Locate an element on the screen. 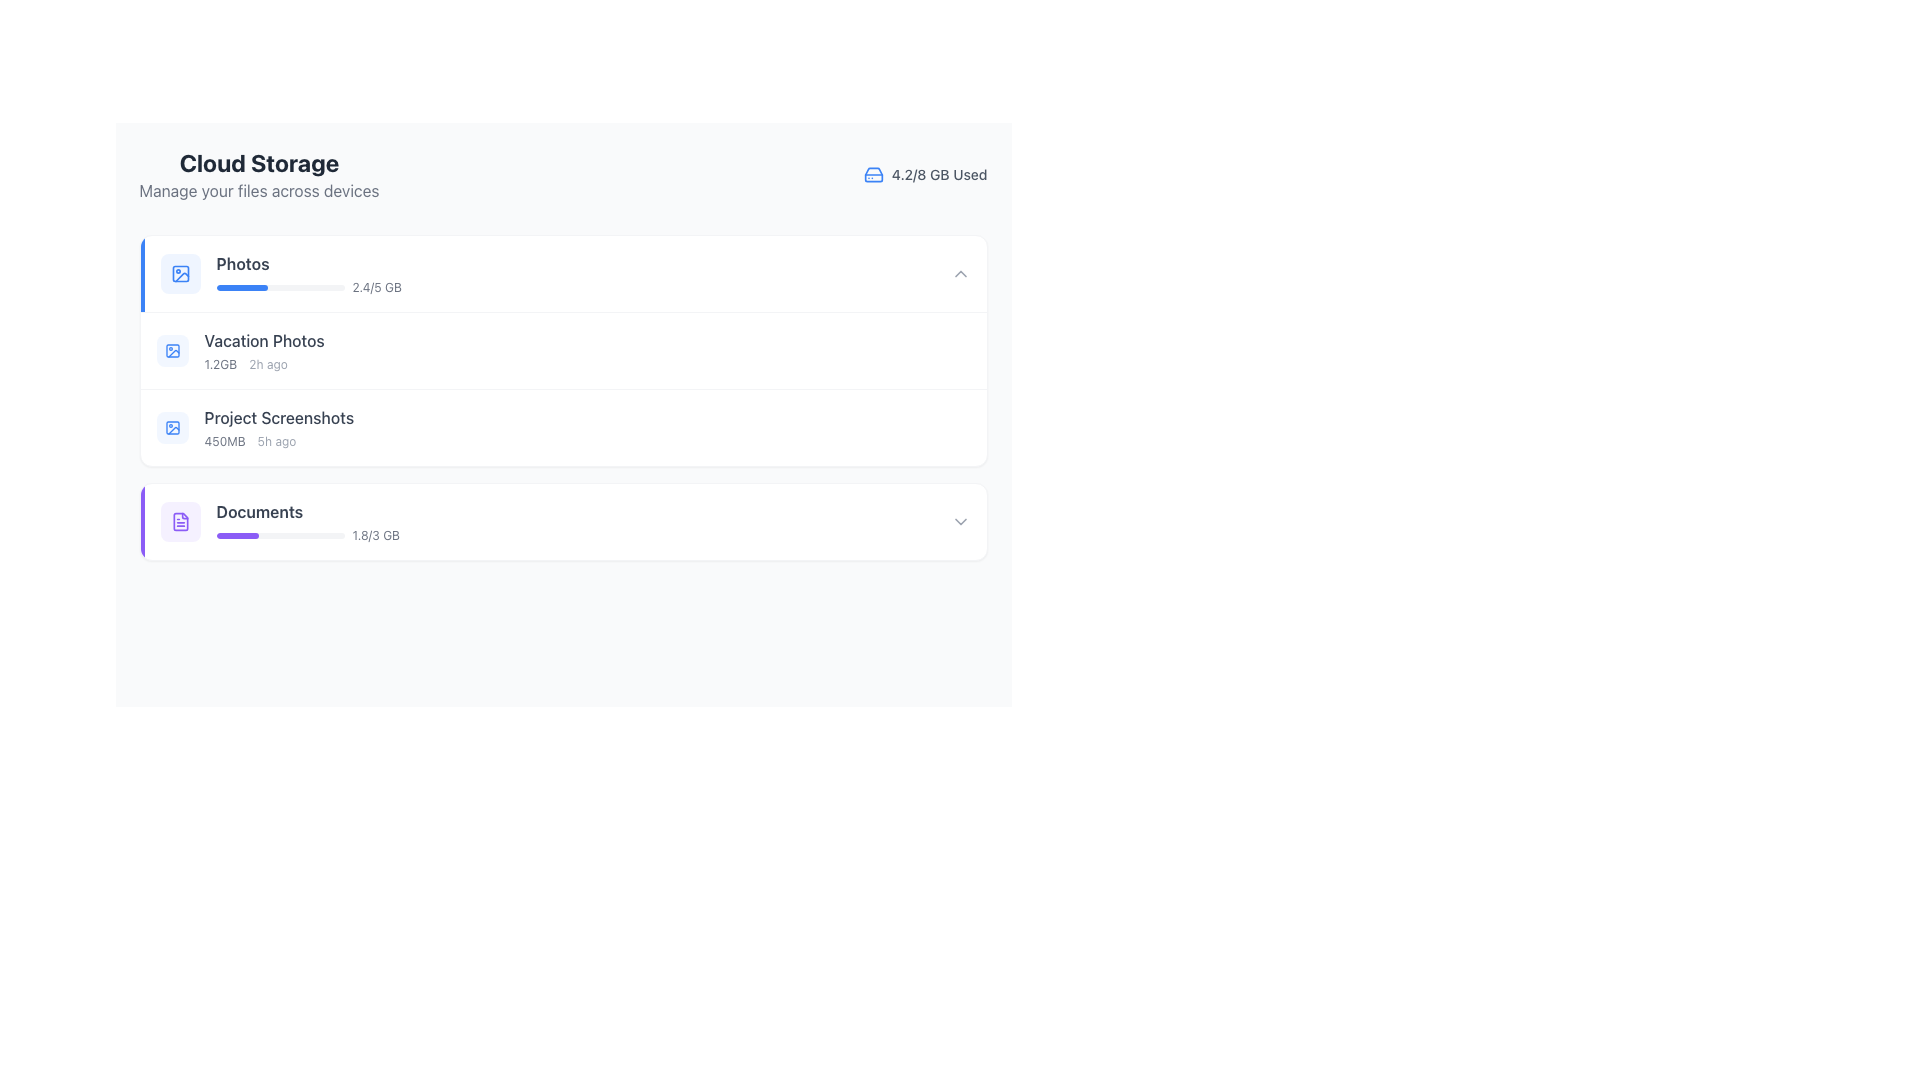  text content of the 'Vacation Photos' label located in the second row of a vertical list layout, which provides contextual information to the user is located at coordinates (263, 339).